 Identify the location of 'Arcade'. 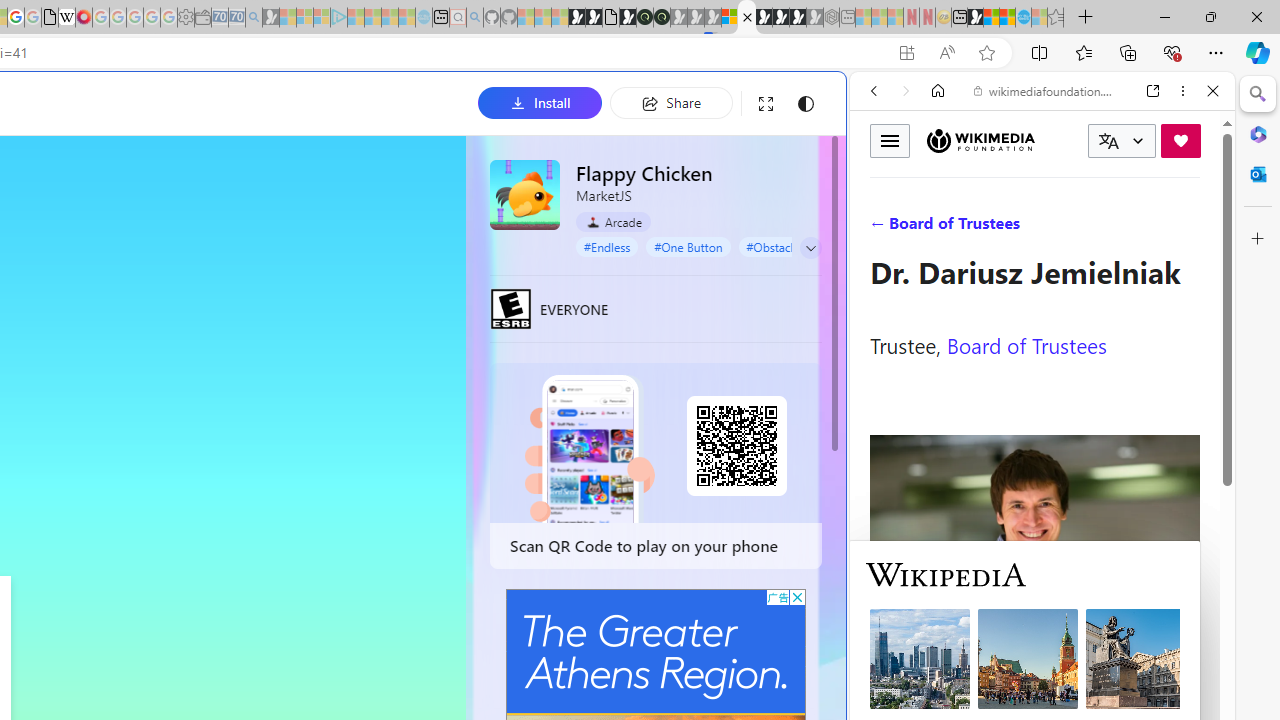
(612, 222).